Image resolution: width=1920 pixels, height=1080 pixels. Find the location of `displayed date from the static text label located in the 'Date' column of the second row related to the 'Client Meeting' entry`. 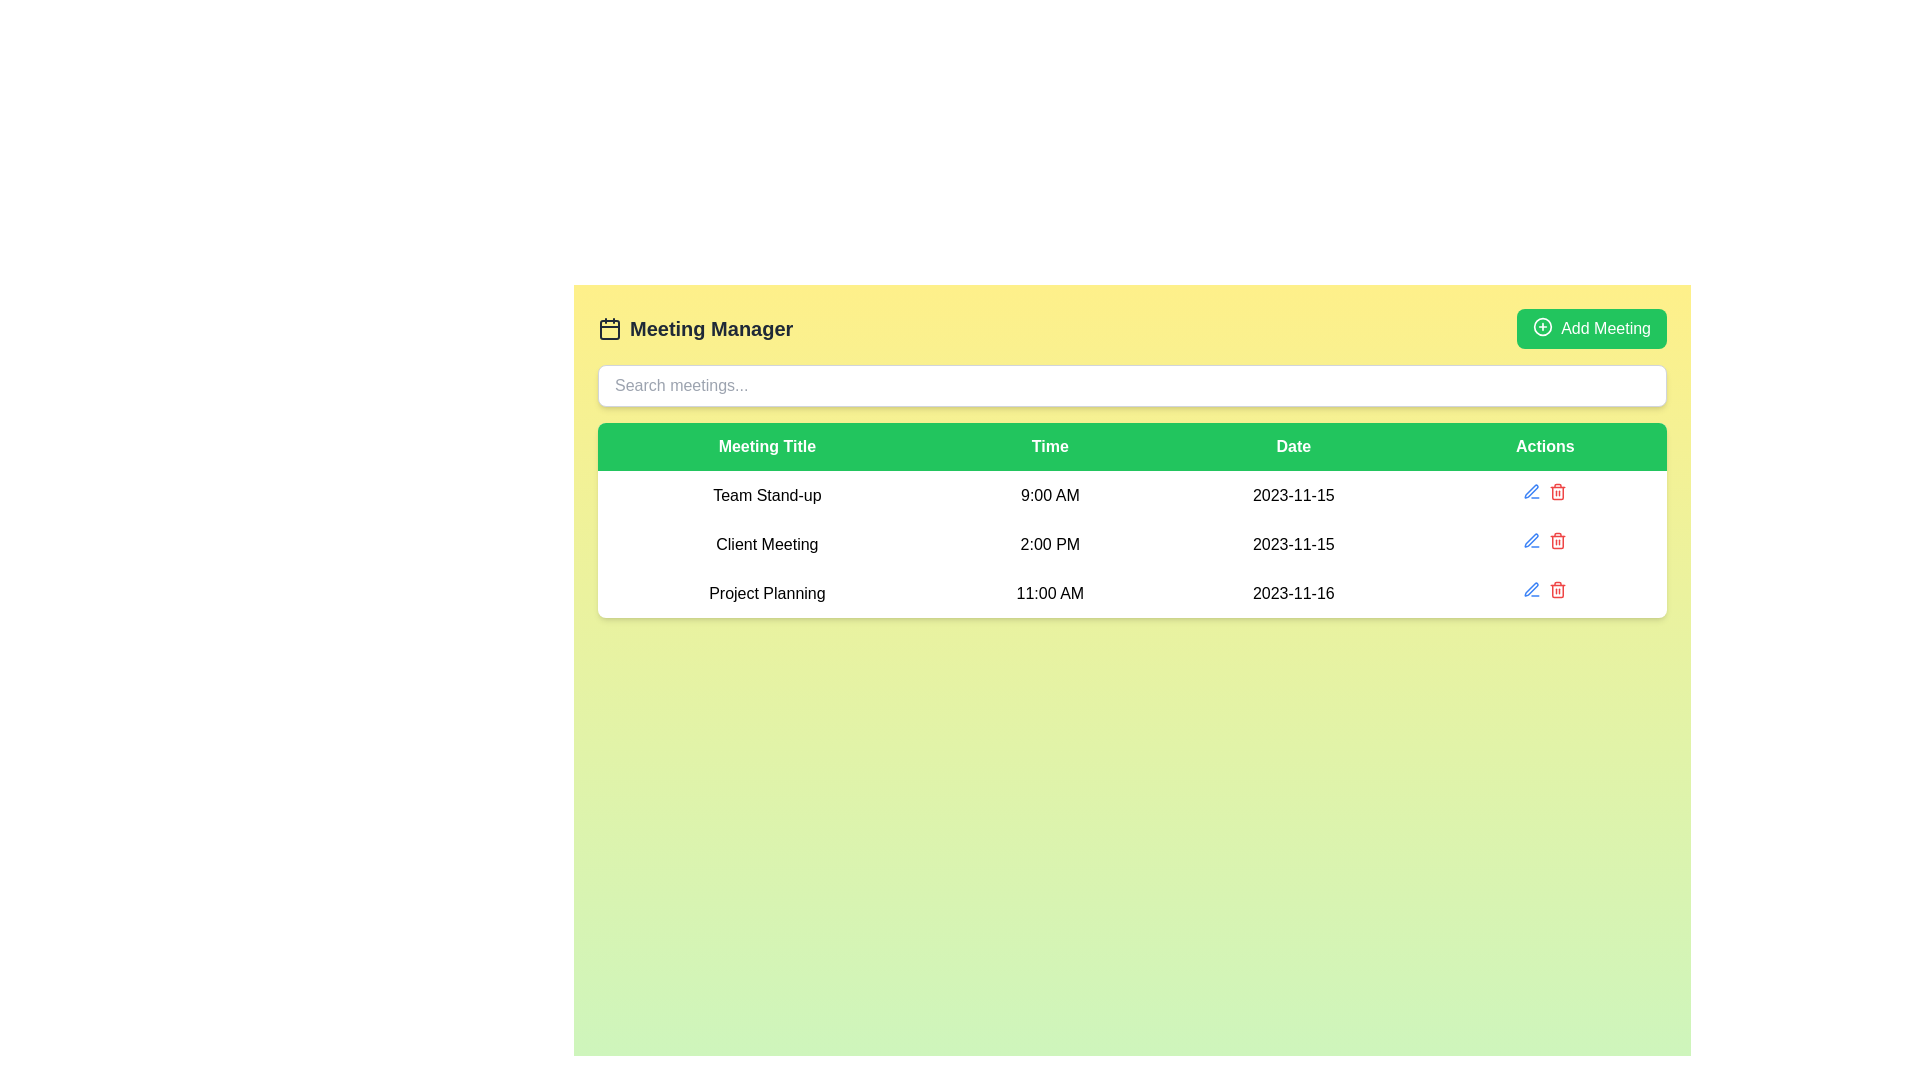

displayed date from the static text label located in the 'Date' column of the second row related to the 'Client Meeting' entry is located at coordinates (1293, 544).